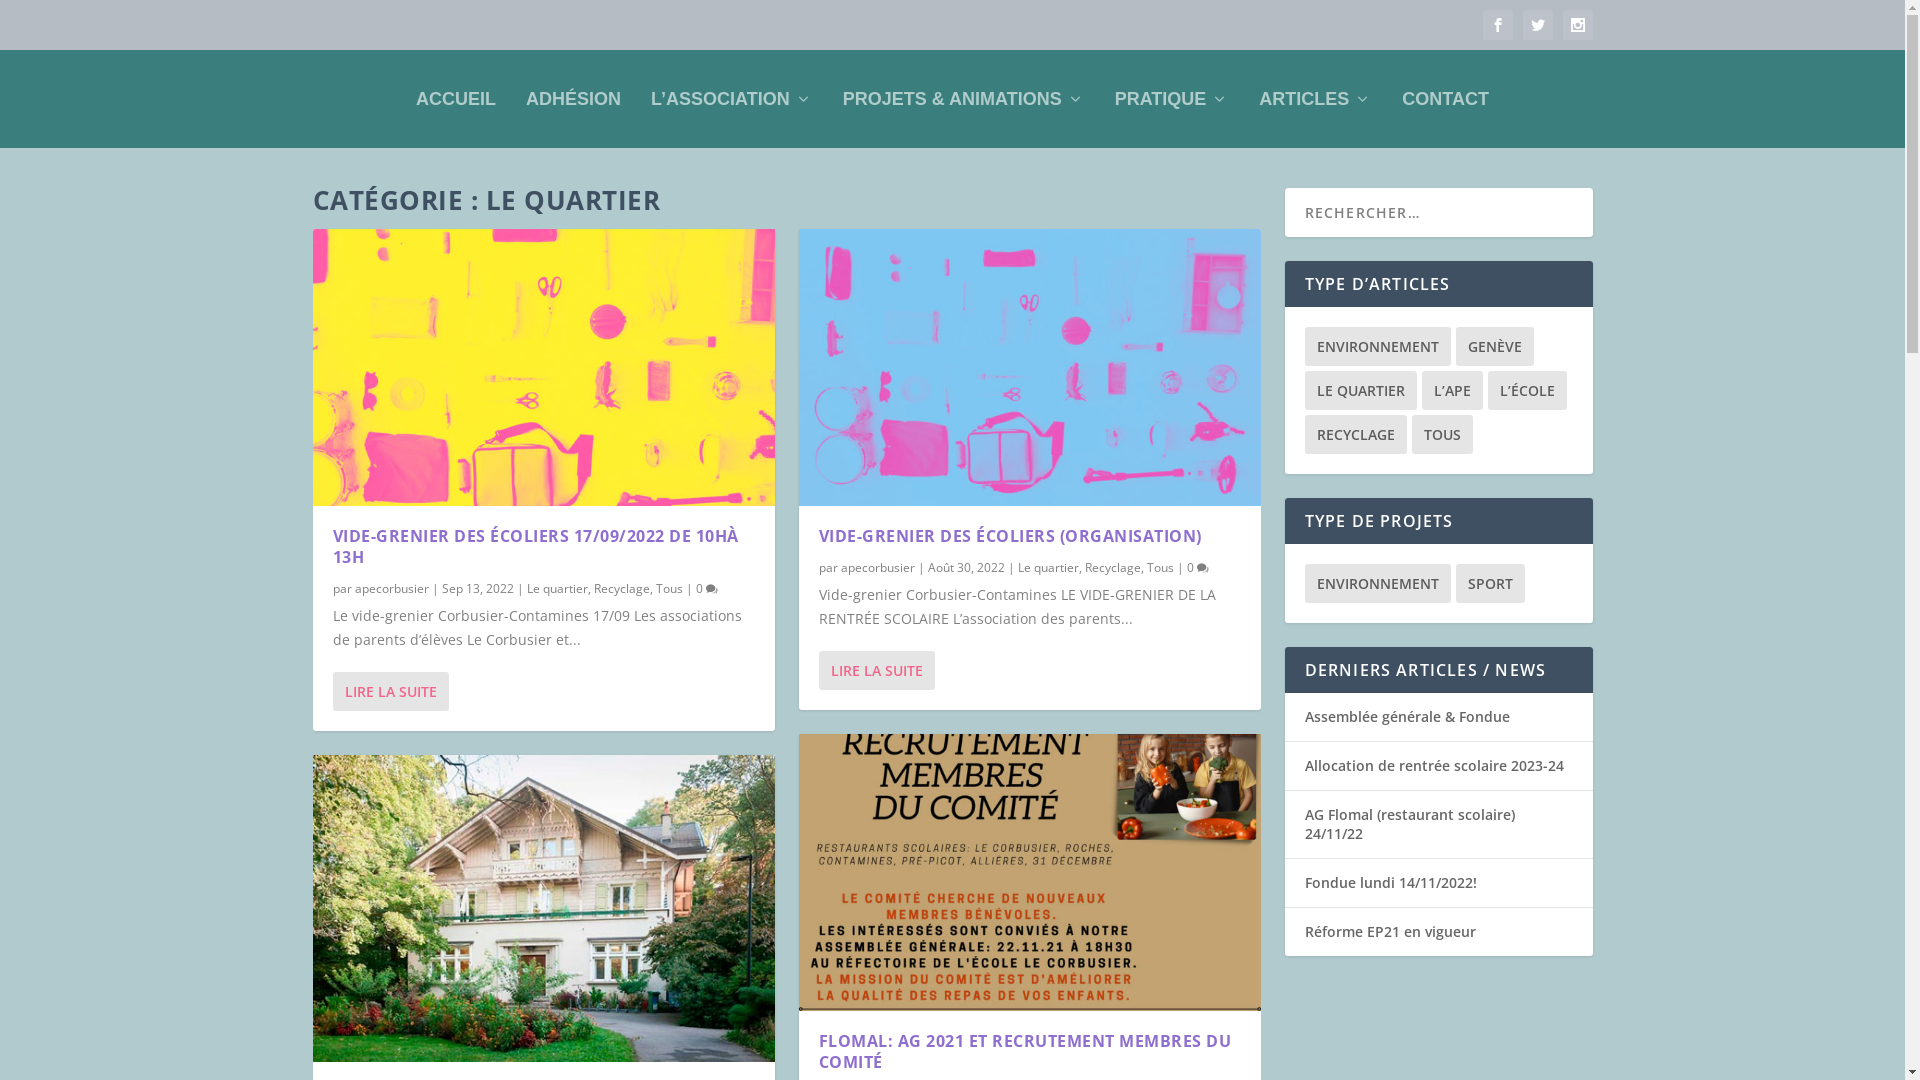  Describe the element at coordinates (1047, 567) in the screenshot. I see `'Le quartier'` at that location.